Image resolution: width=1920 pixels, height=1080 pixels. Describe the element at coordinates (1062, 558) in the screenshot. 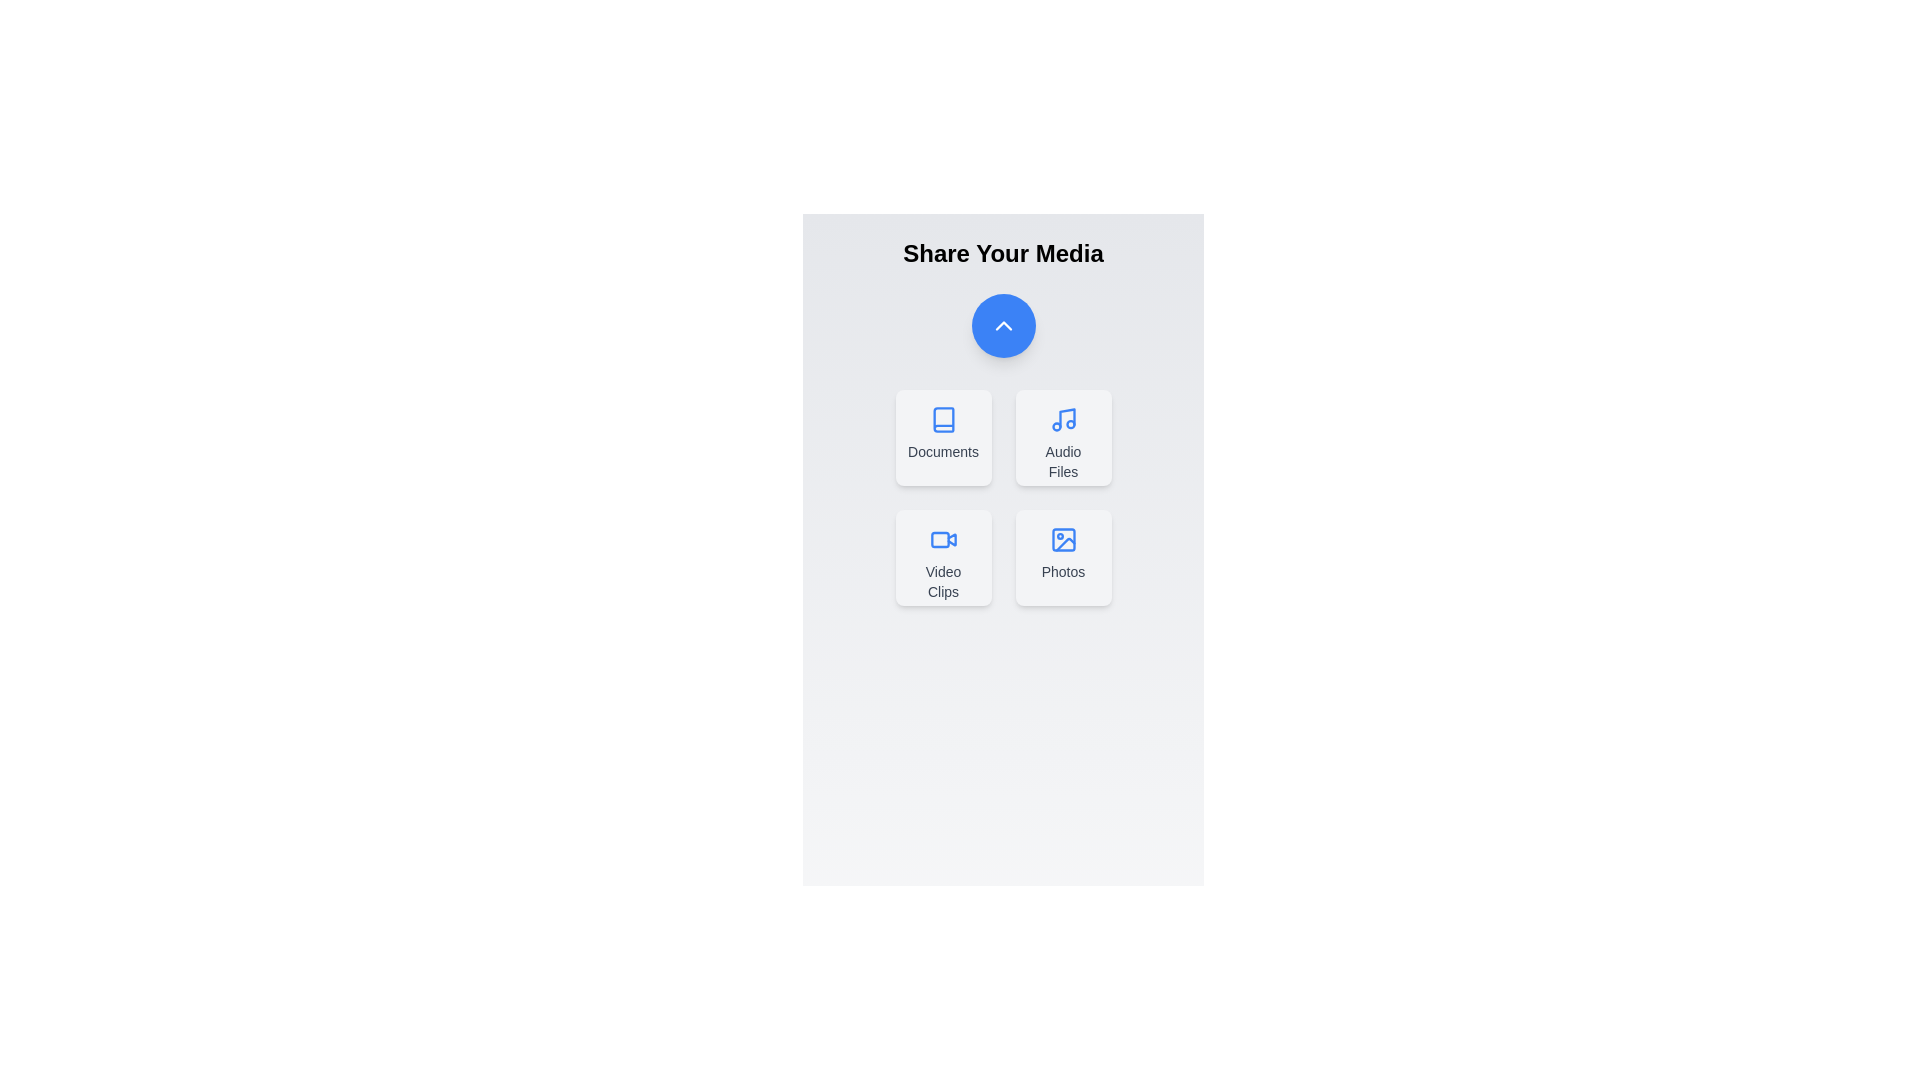

I see `the button corresponding to the media type Photos` at that location.